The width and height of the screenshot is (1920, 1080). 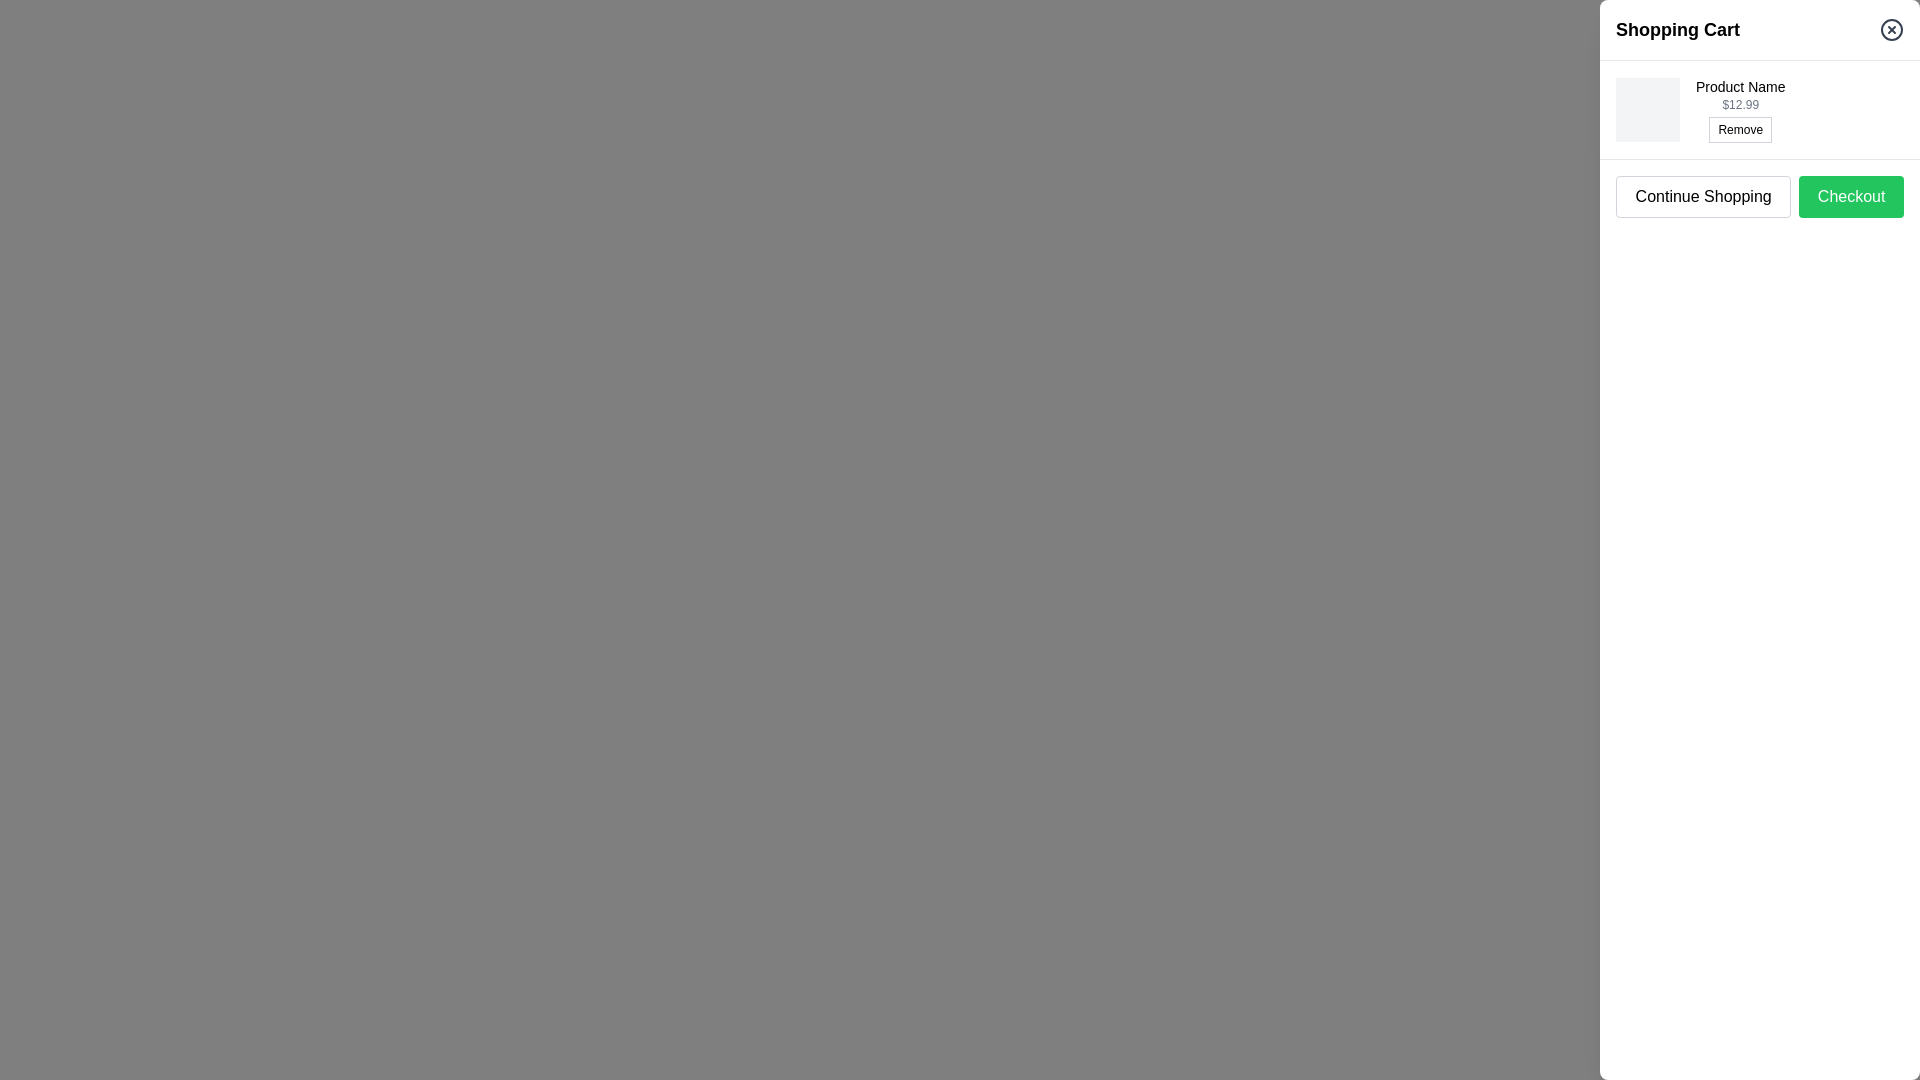 I want to click on the rectangular green button labeled 'Checkout' to initiate the checkout process, so click(x=1850, y=196).